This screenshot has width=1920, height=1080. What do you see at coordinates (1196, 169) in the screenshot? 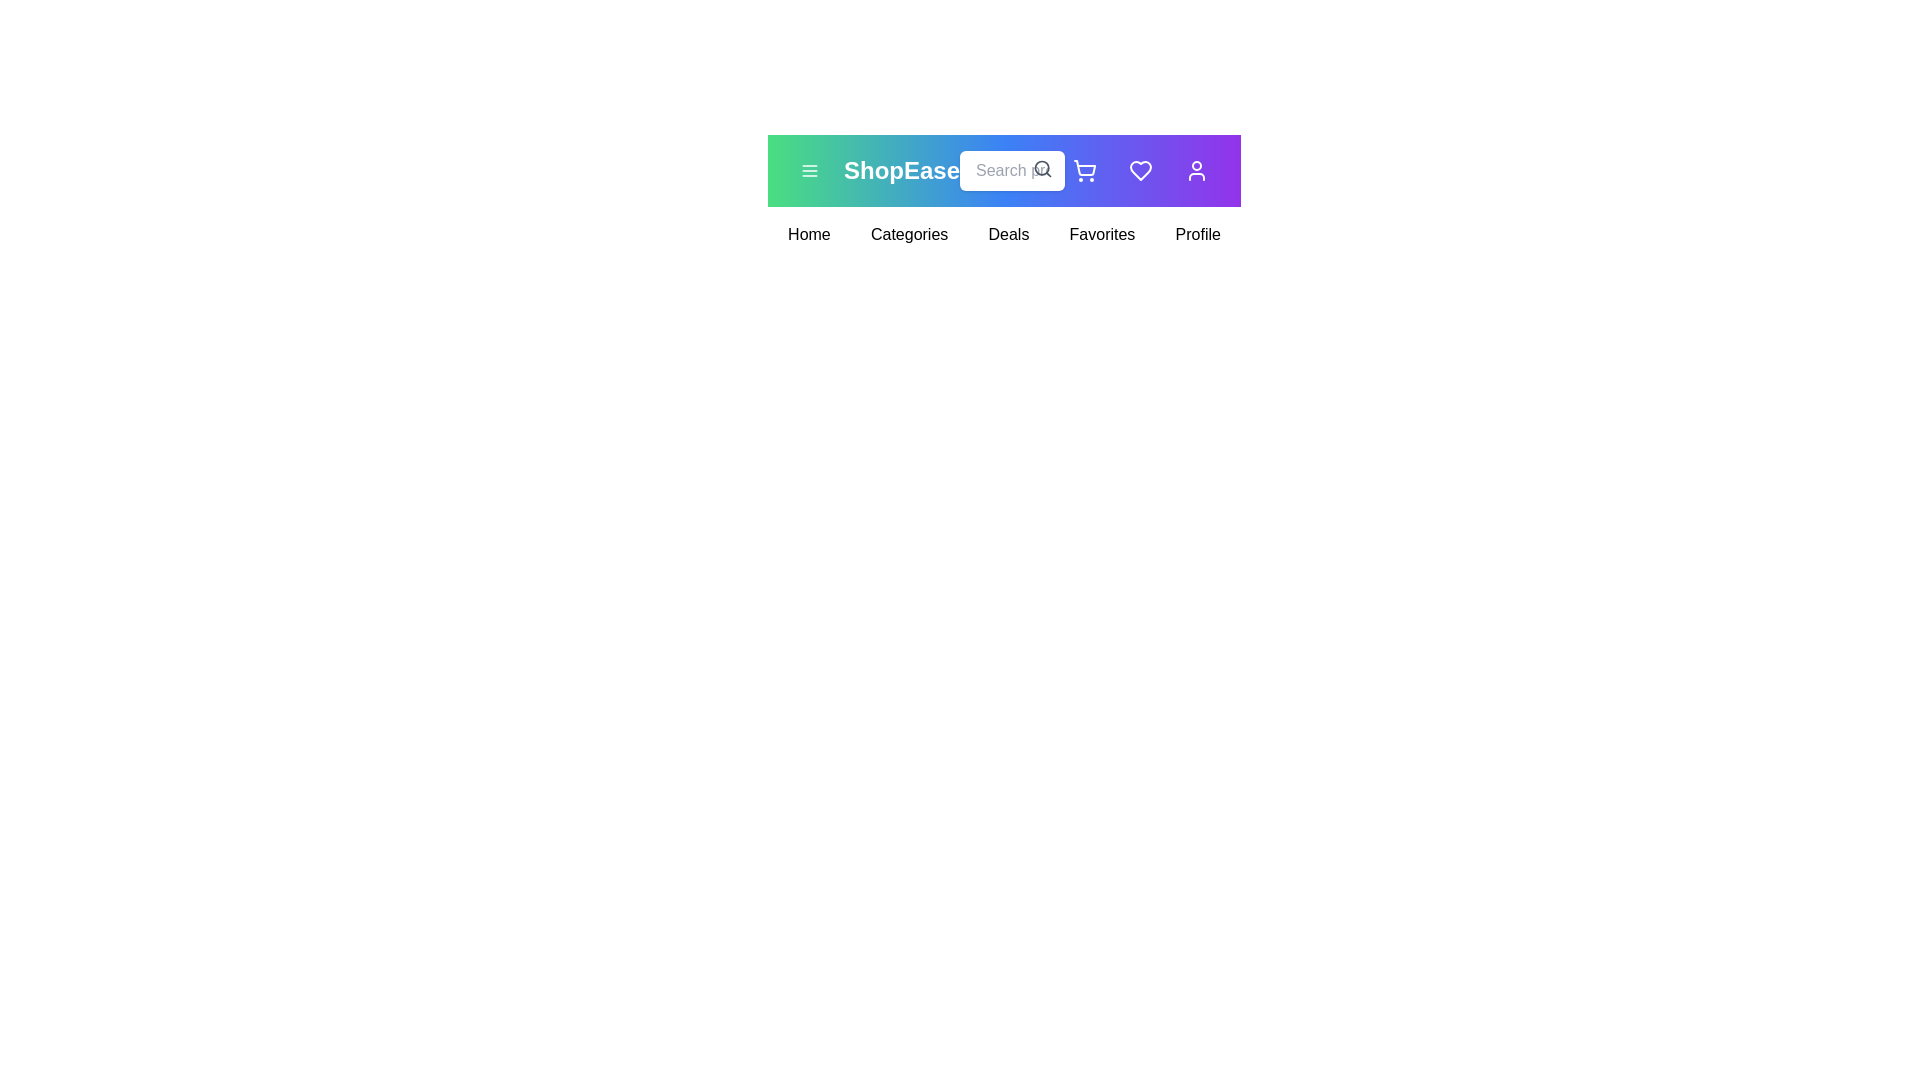
I see `the user icon to access the user profile` at bounding box center [1196, 169].